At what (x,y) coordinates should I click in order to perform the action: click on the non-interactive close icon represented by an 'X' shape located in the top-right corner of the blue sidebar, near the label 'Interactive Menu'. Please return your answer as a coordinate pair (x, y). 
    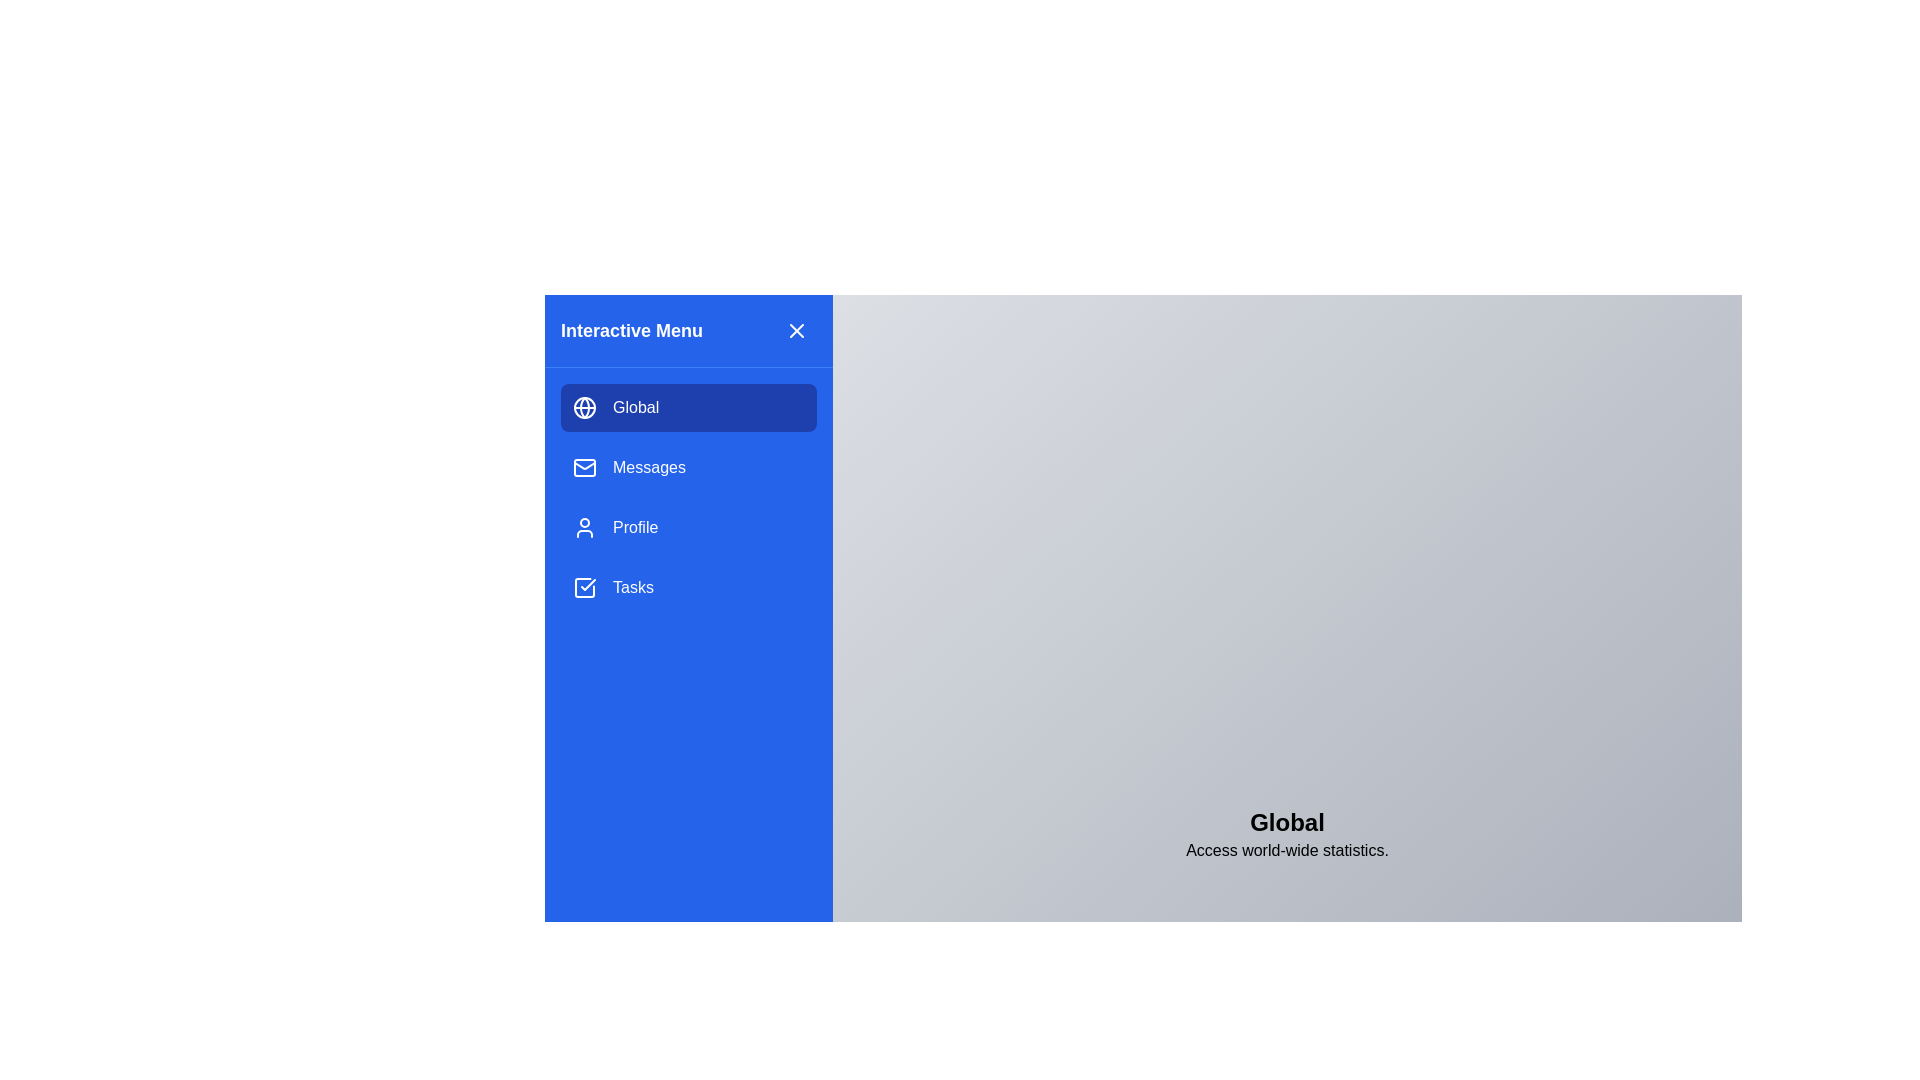
    Looking at the image, I should click on (795, 330).